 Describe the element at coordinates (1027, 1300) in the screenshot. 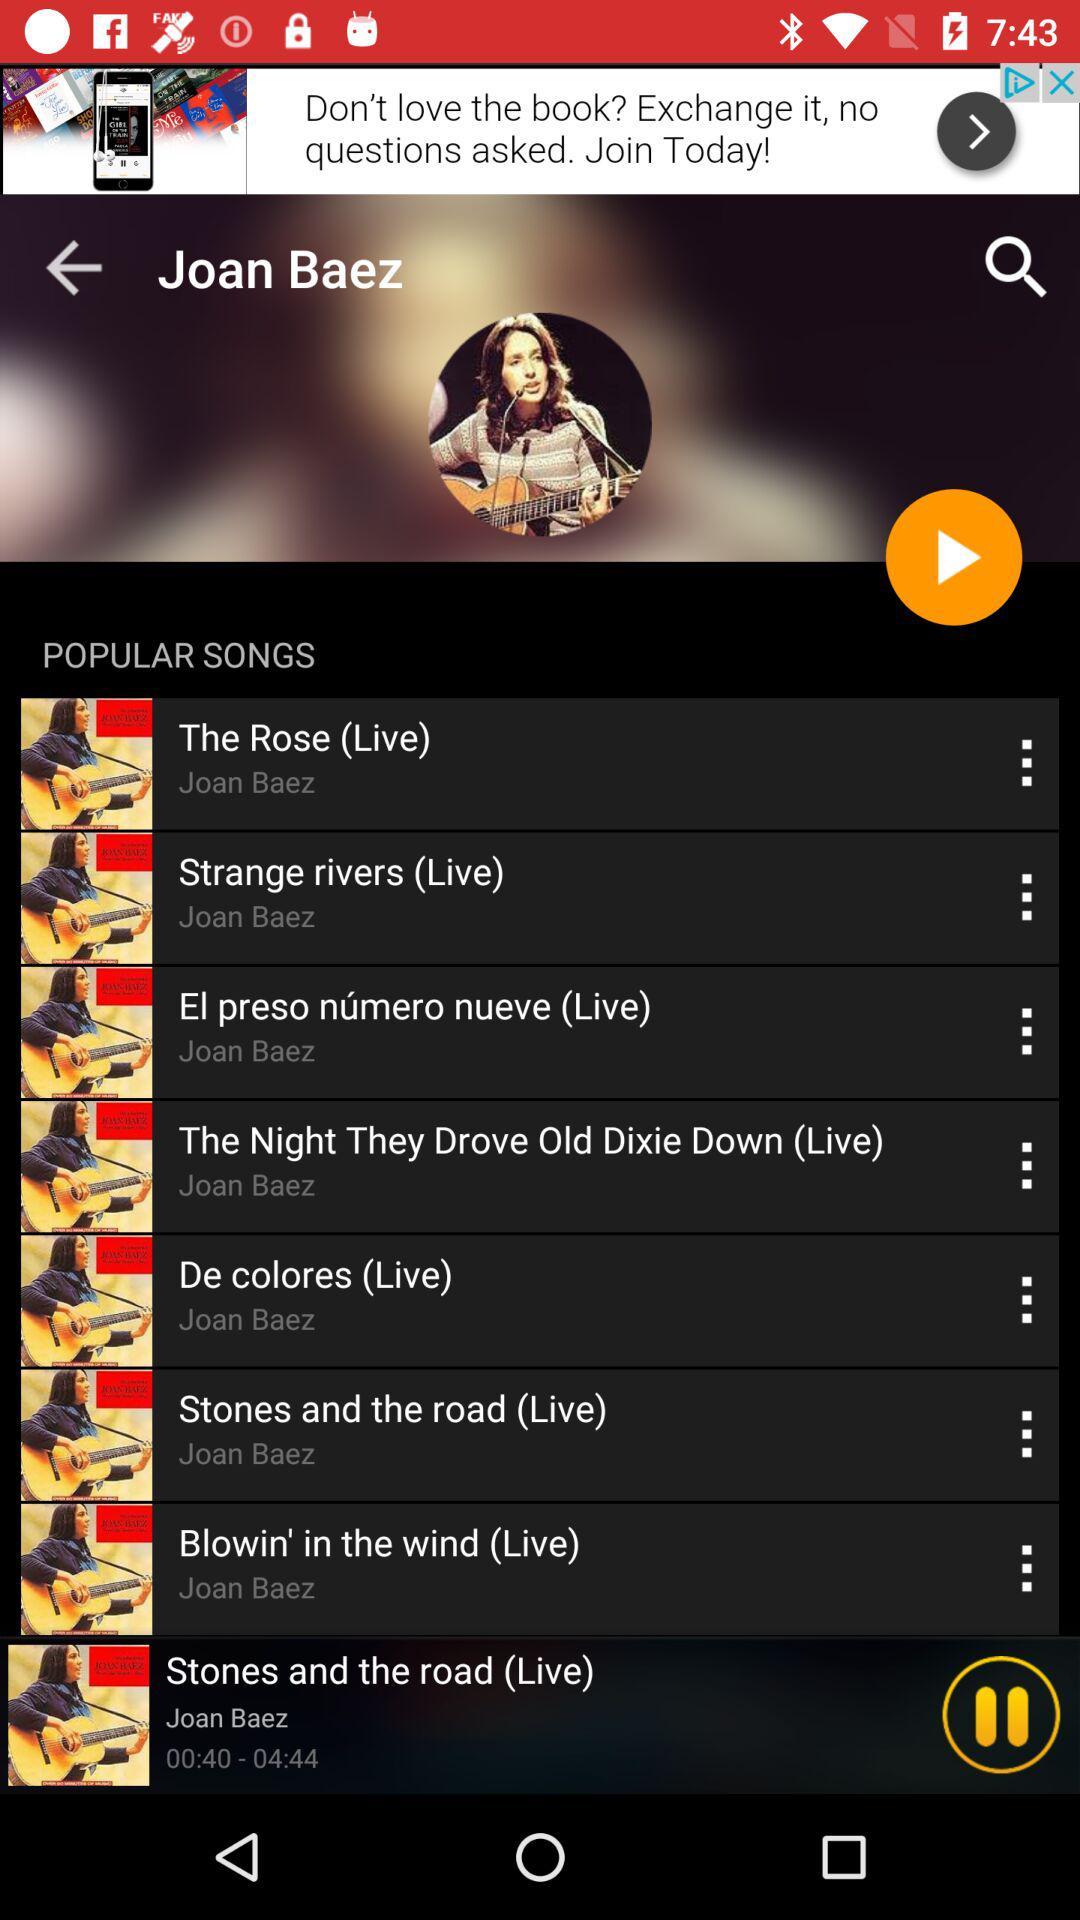

I see `the more icon` at that location.